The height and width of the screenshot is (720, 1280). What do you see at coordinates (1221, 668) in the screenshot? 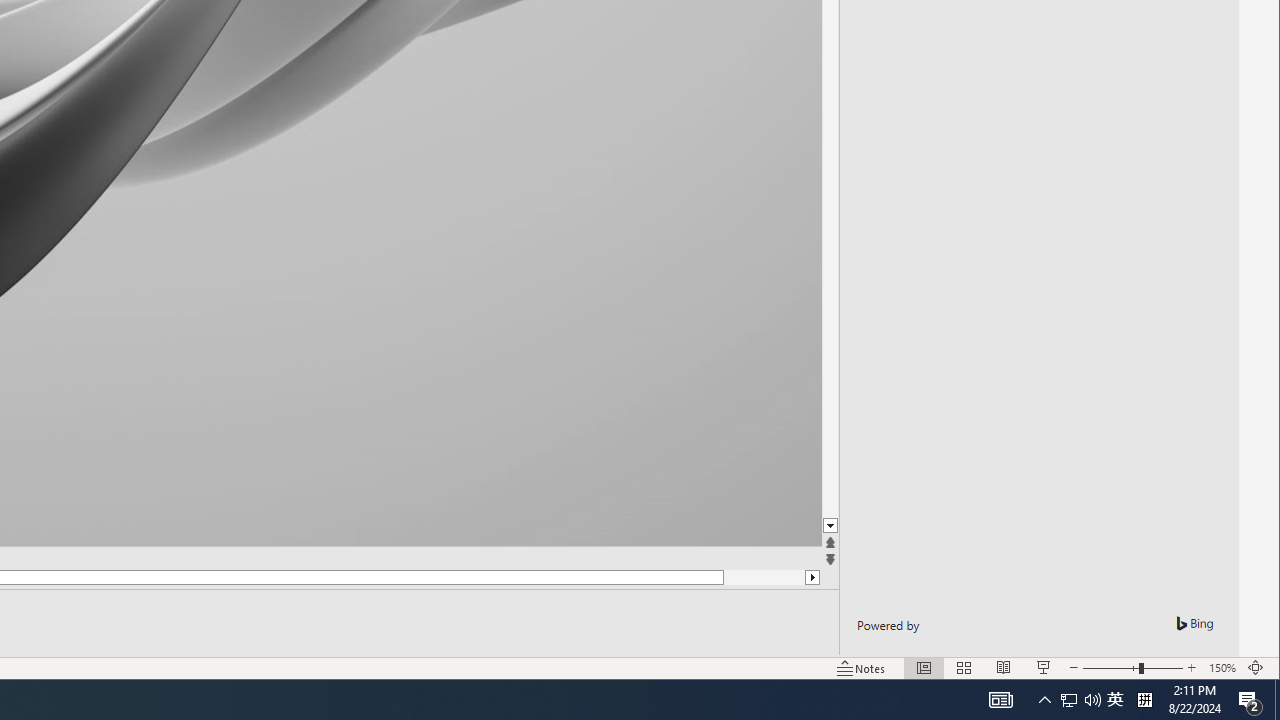
I see `'Zoom 150%'` at bounding box center [1221, 668].